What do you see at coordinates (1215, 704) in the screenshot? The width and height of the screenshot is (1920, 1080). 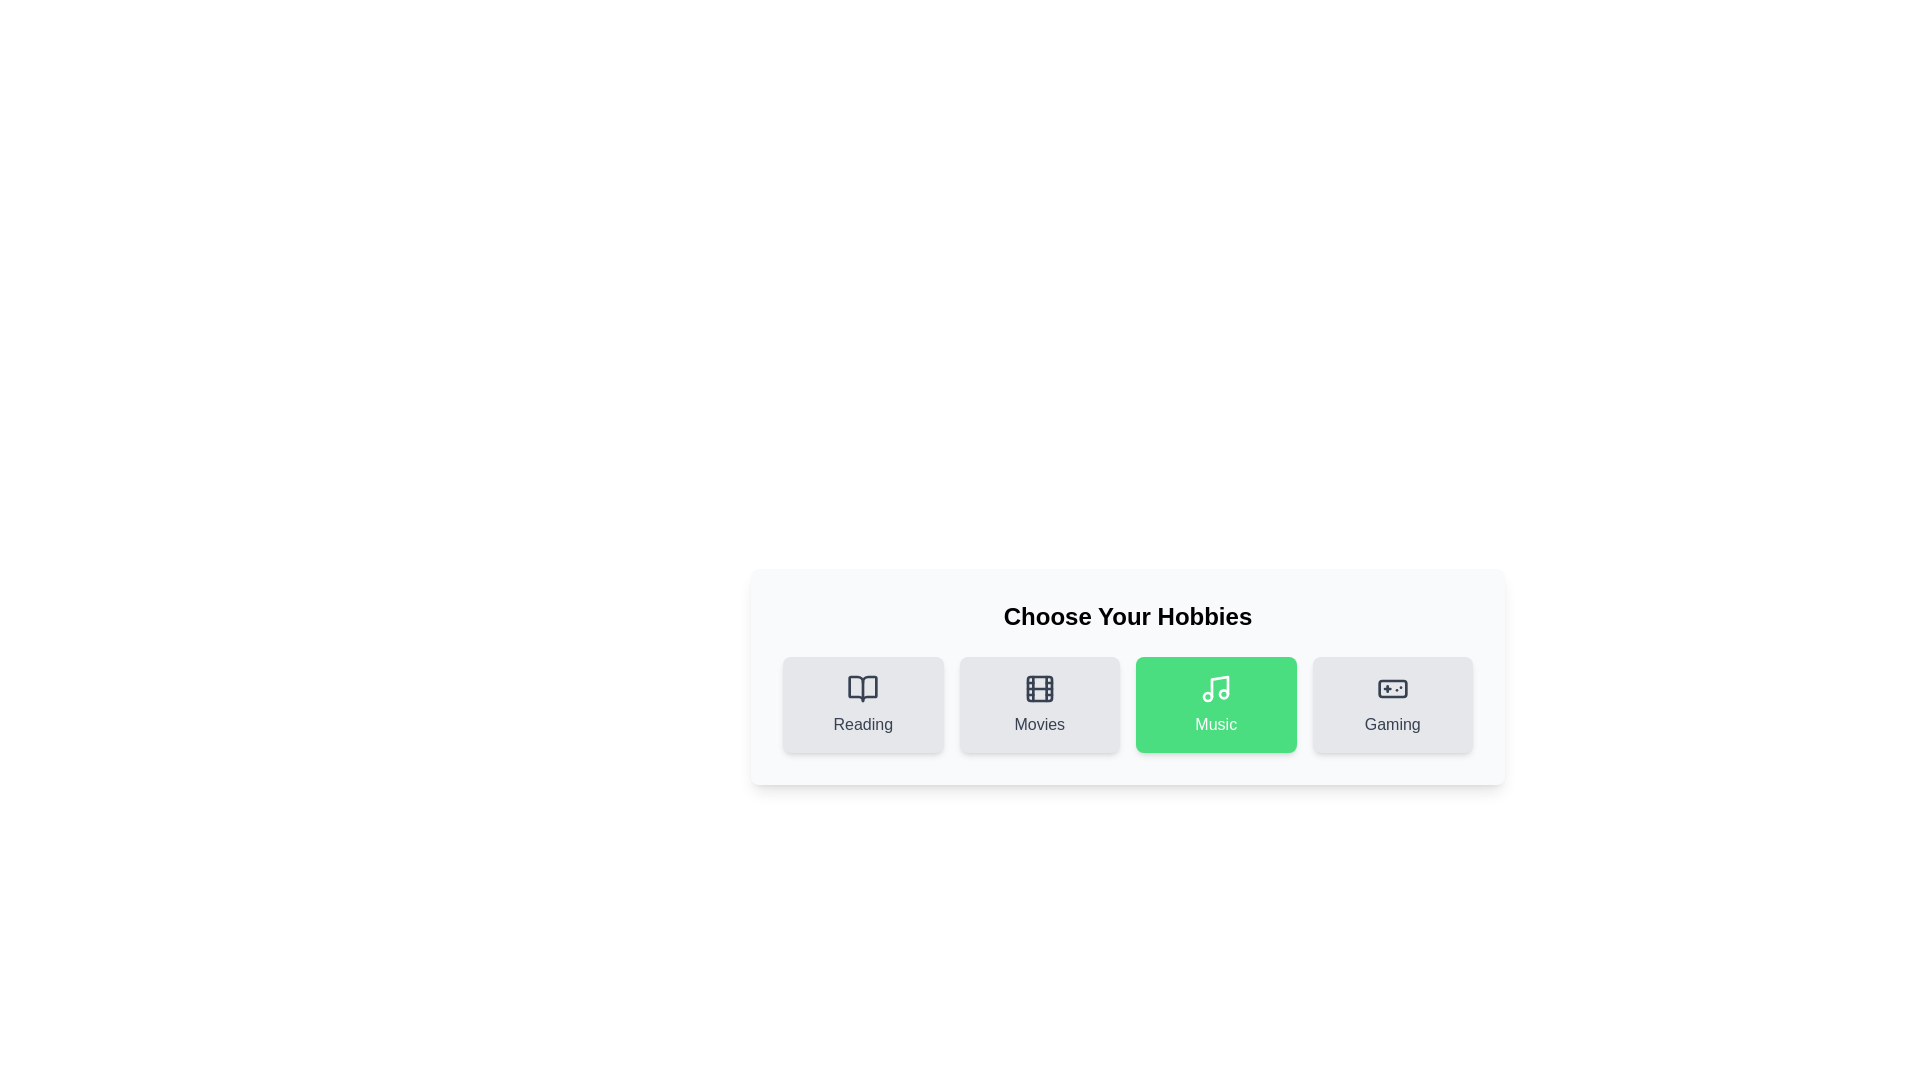 I see `the hobby Music` at bounding box center [1215, 704].